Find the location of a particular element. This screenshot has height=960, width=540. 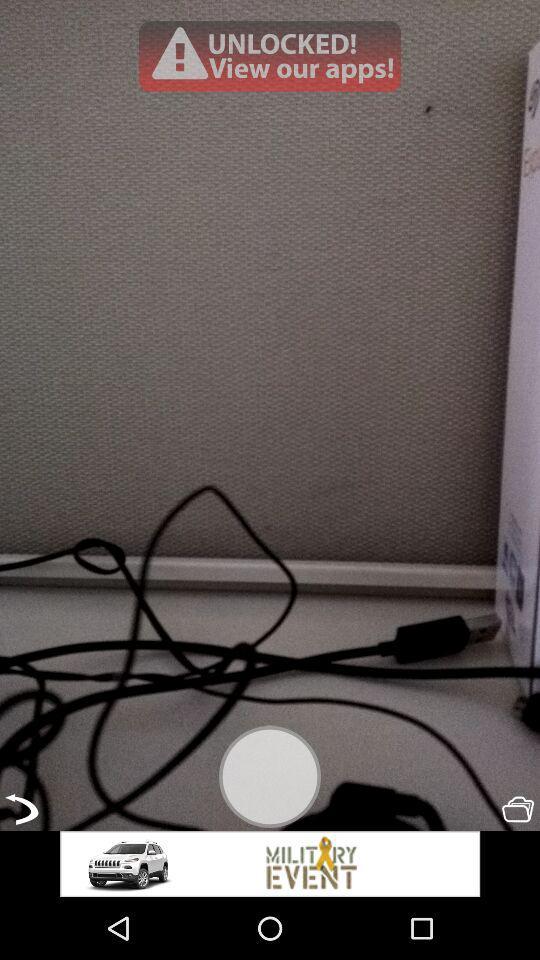

advertisement is located at coordinates (270, 863).